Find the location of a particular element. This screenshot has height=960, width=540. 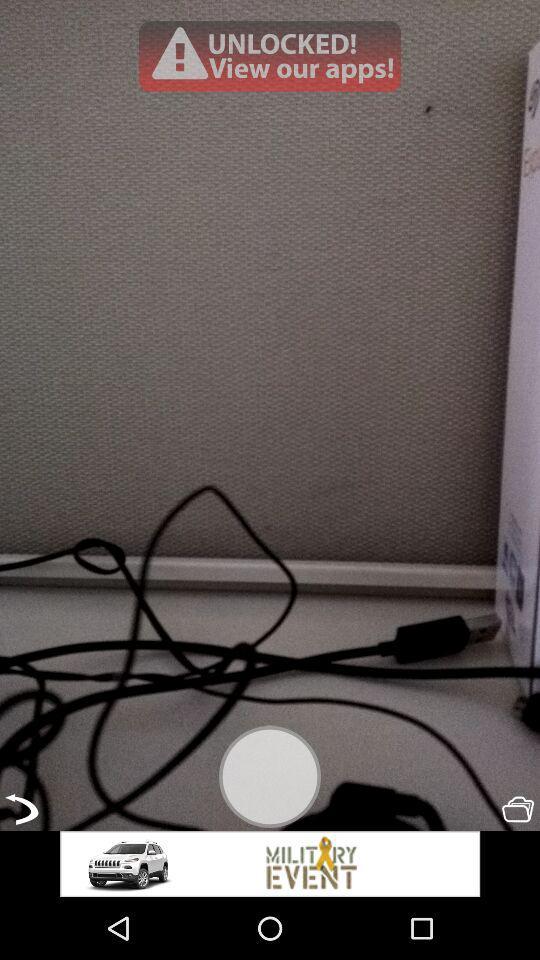

advertisement is located at coordinates (270, 863).